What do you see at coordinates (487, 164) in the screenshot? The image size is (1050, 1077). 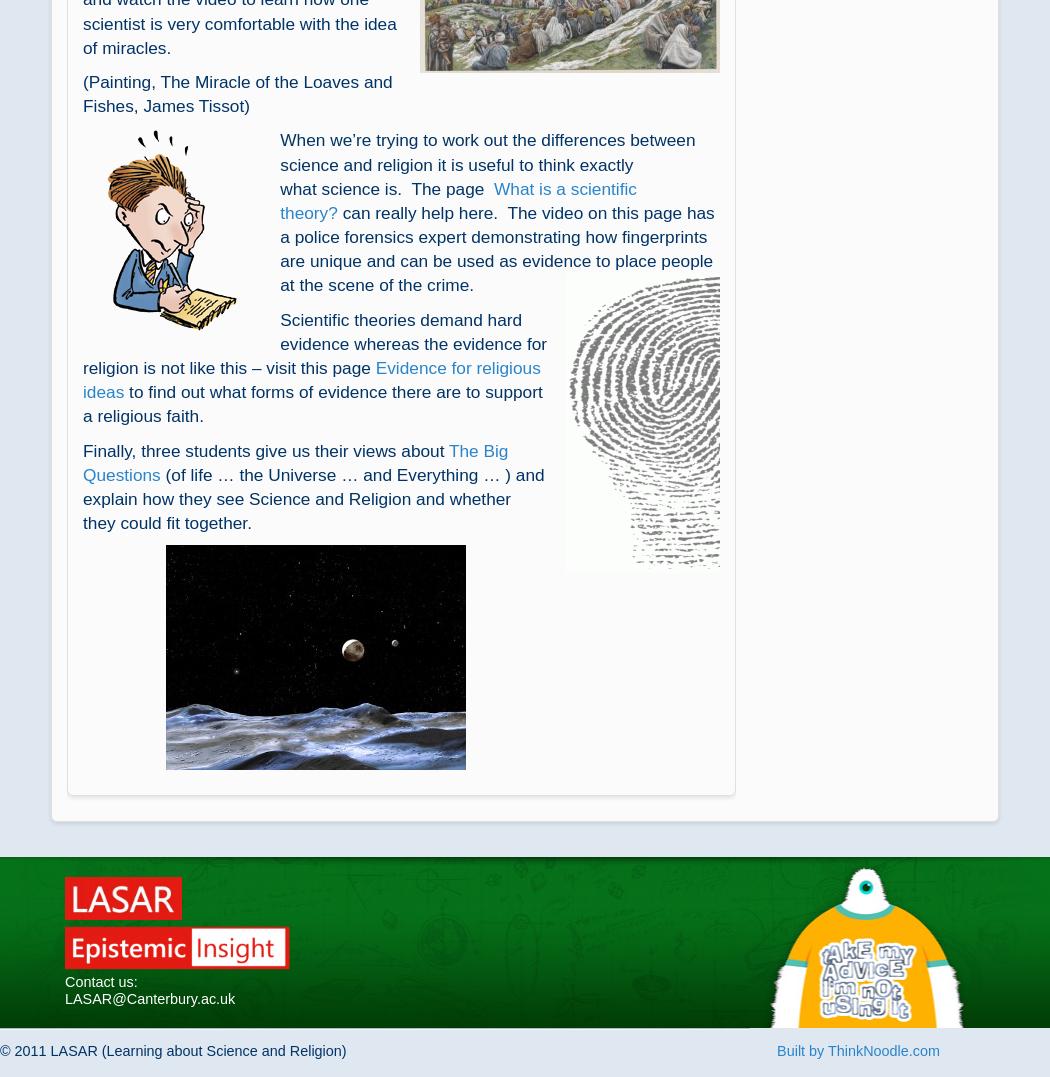 I see `'When we’re trying to work out the differences between science and religion it is useful to think exactly what science is.  The page'` at bounding box center [487, 164].